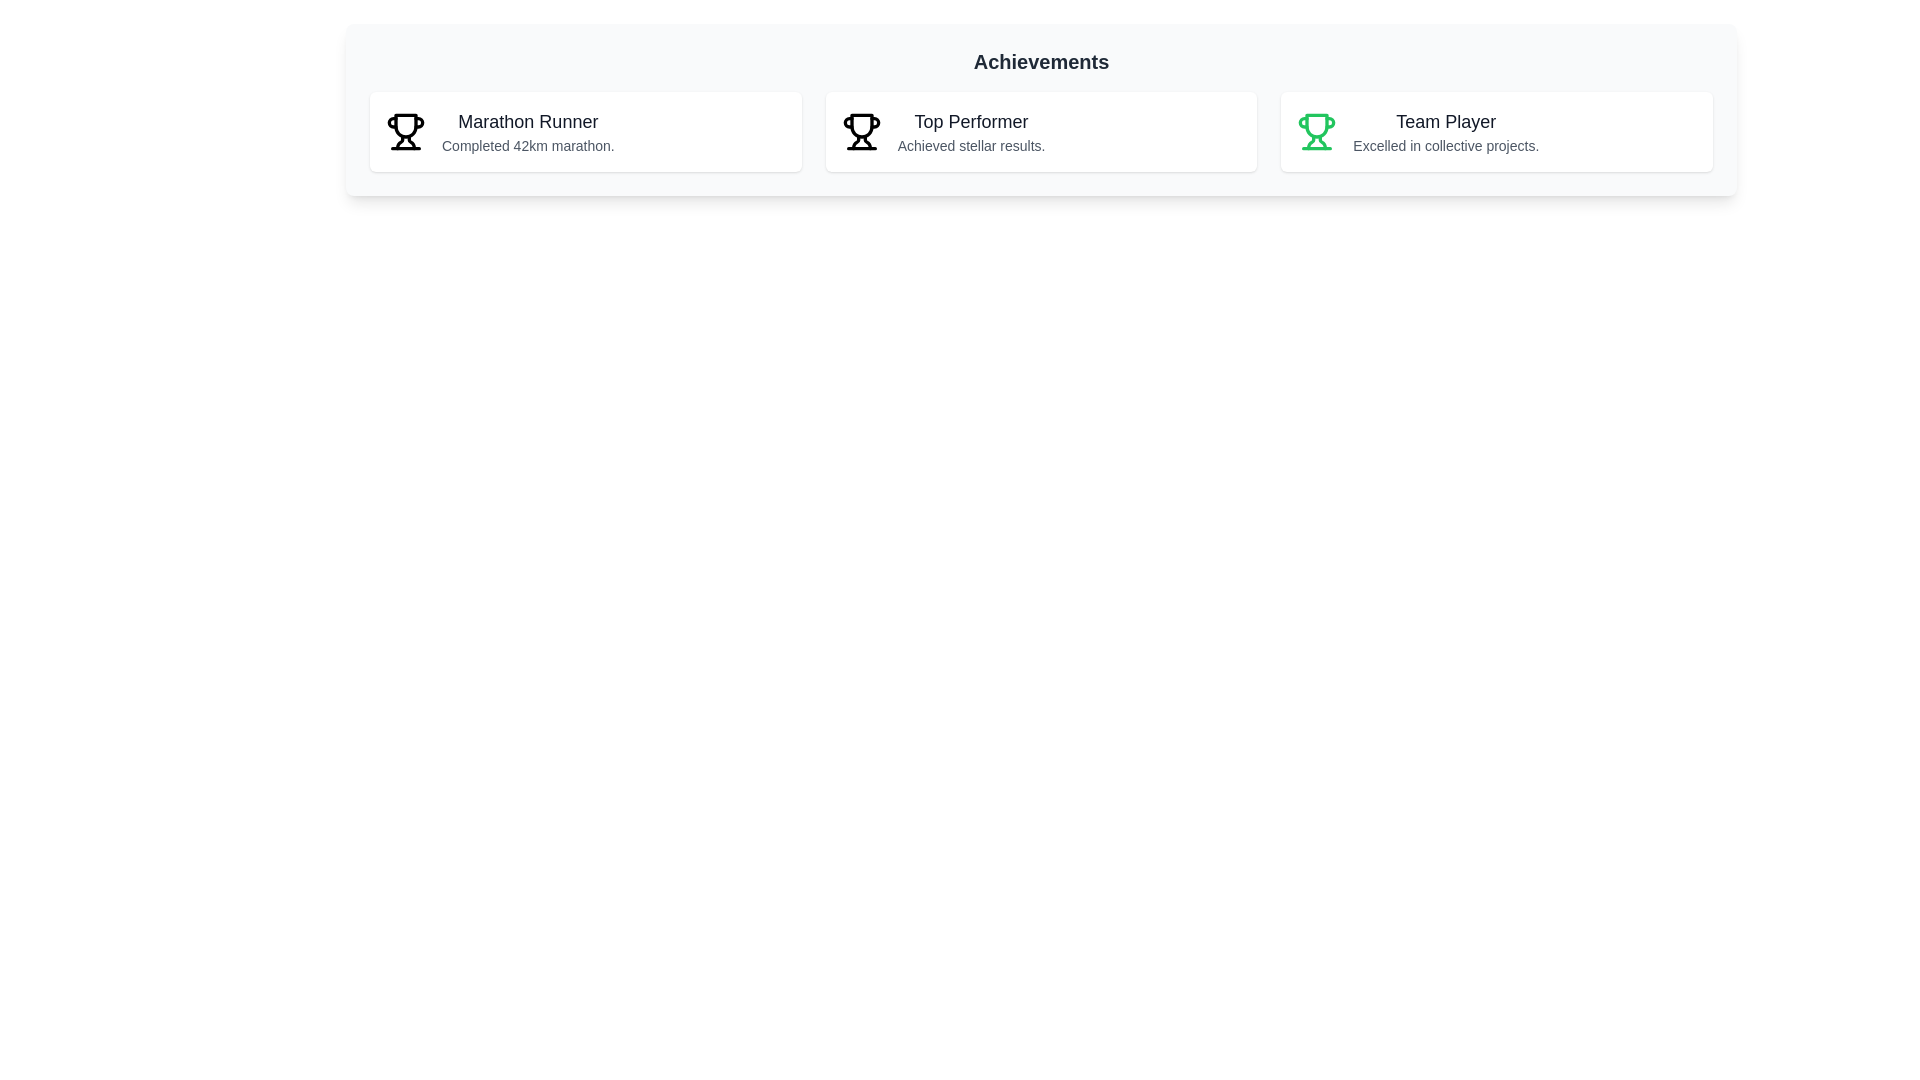  I want to click on the decorative icon component of the trophy icon representing the 'Team Player' achievement, located in the bottom-right region of the trophy icon structure, so click(1323, 141).